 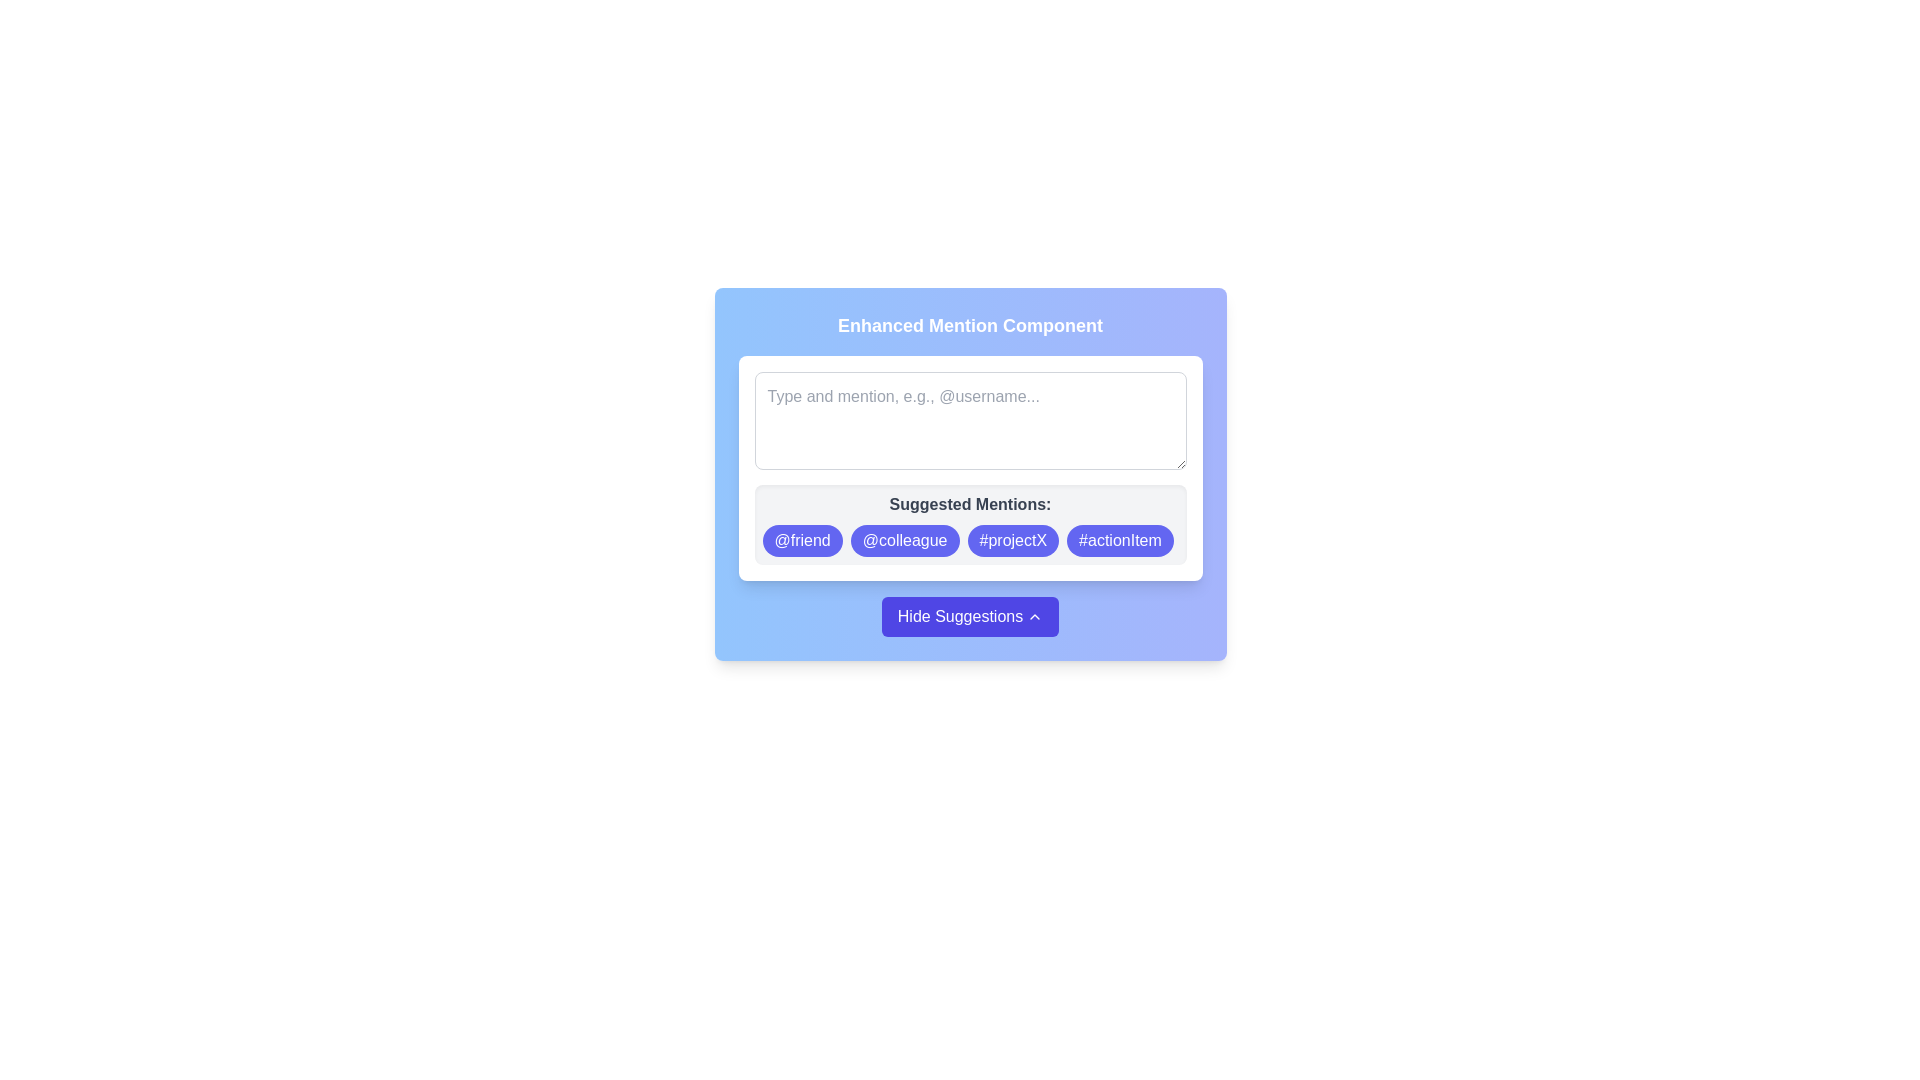 What do you see at coordinates (970, 325) in the screenshot?
I see `the Static Text element titled 'Enhanced Mention Component', which is prominently displayed at the top of the interface with a bold white font against a blue to purple gradient background` at bounding box center [970, 325].